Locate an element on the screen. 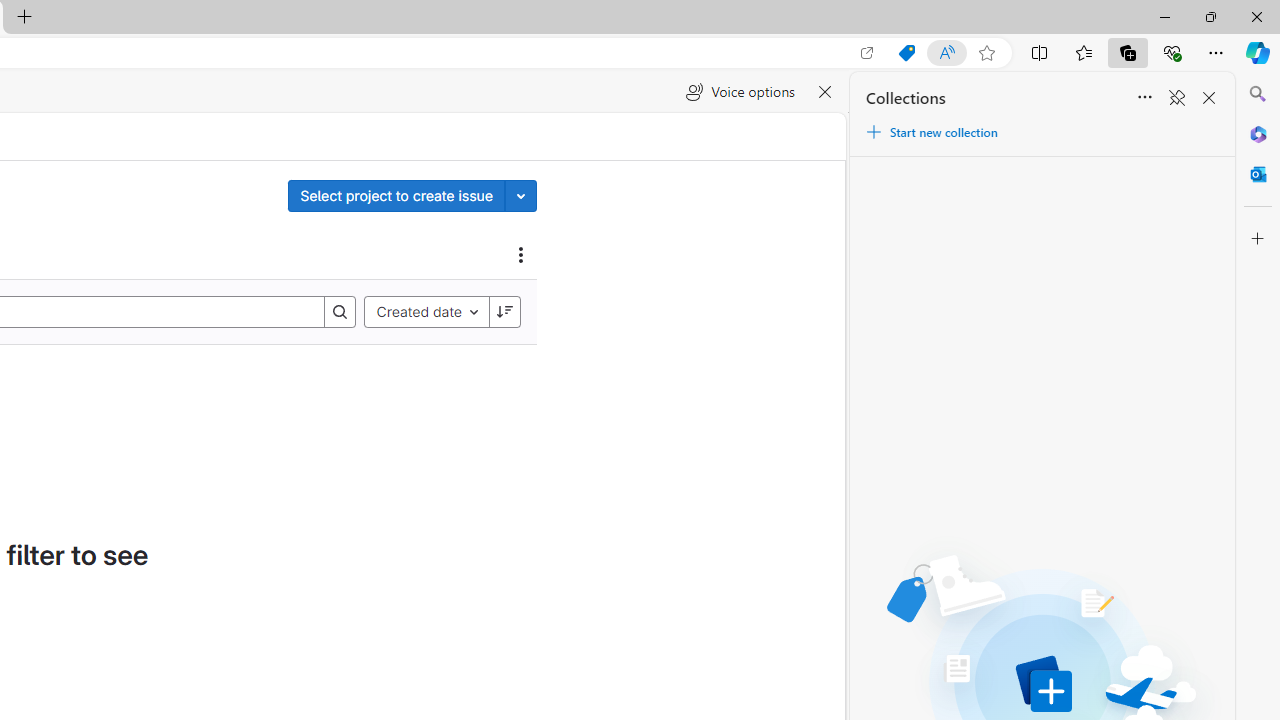 This screenshot has width=1280, height=720. 'Voice options' is located at coordinates (739, 92).